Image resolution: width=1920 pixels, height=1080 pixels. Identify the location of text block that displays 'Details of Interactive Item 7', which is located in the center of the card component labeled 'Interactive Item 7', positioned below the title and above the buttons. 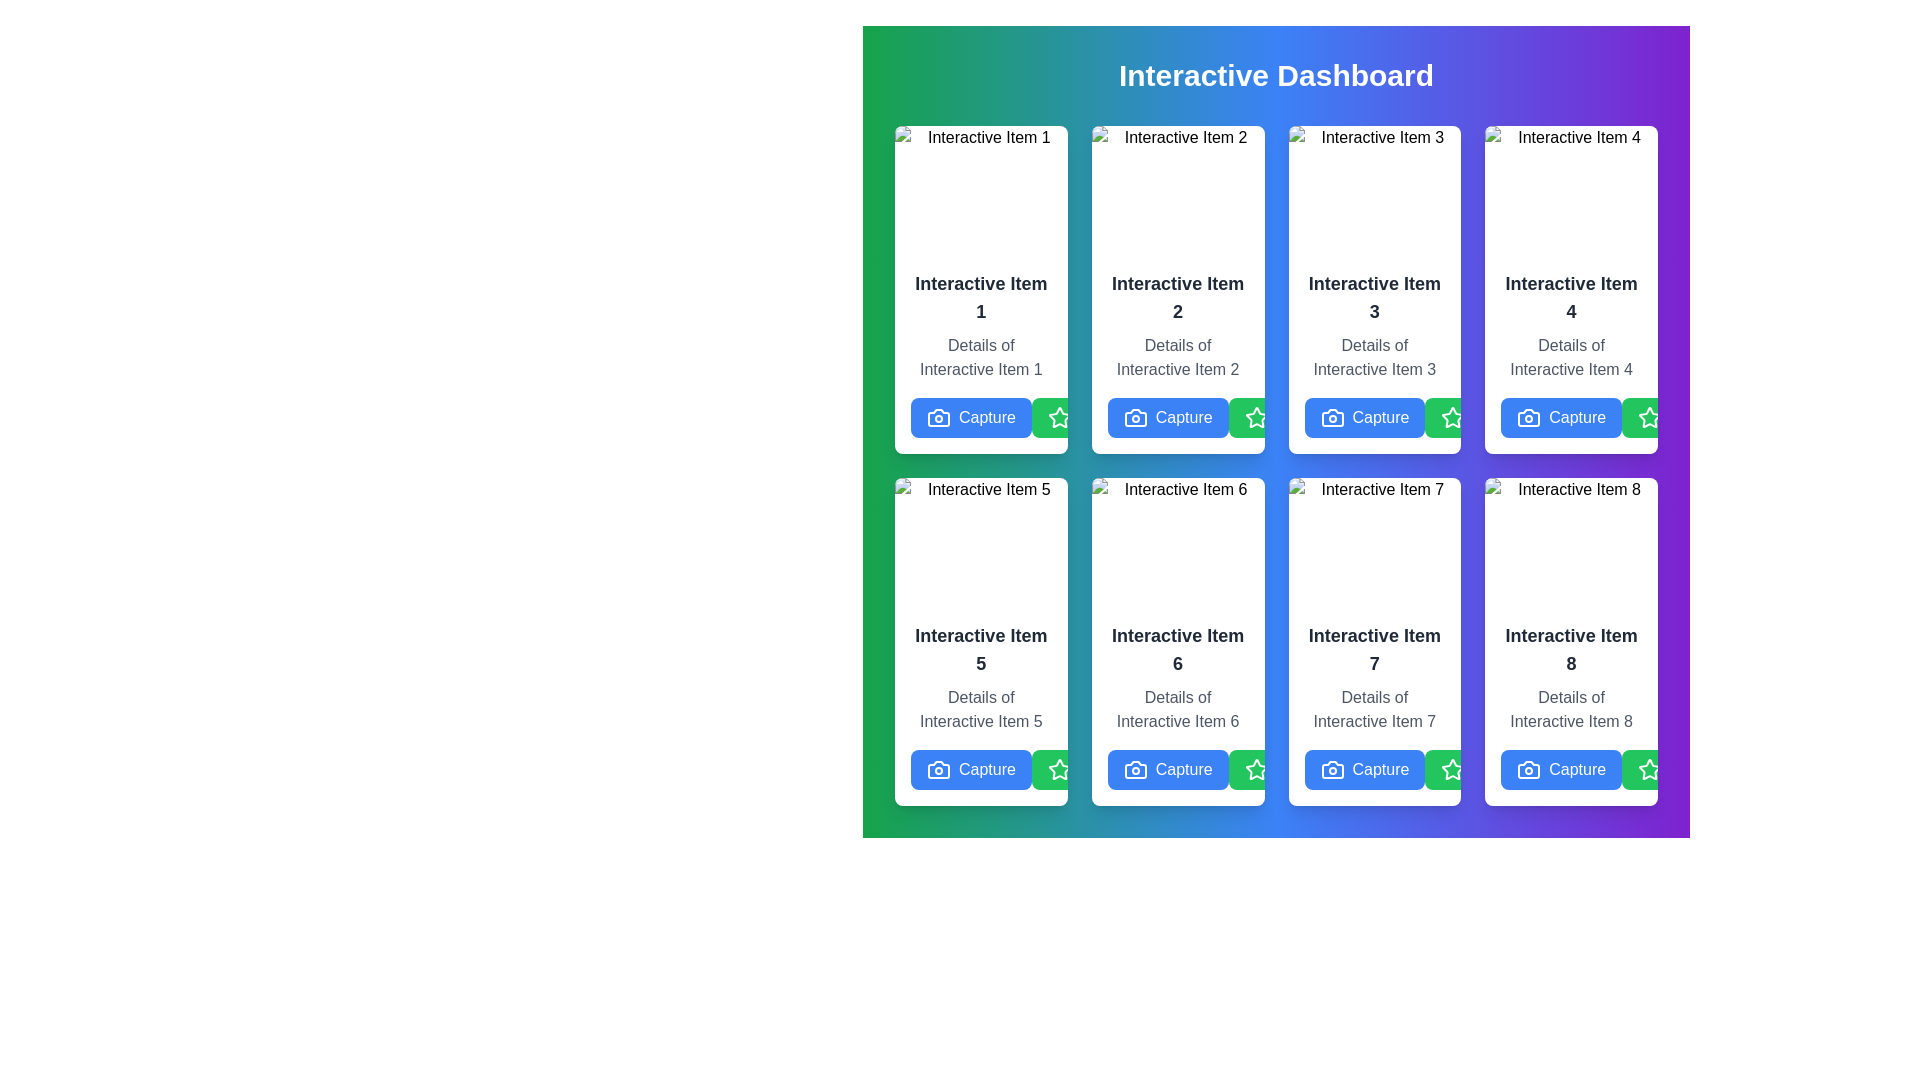
(1373, 704).